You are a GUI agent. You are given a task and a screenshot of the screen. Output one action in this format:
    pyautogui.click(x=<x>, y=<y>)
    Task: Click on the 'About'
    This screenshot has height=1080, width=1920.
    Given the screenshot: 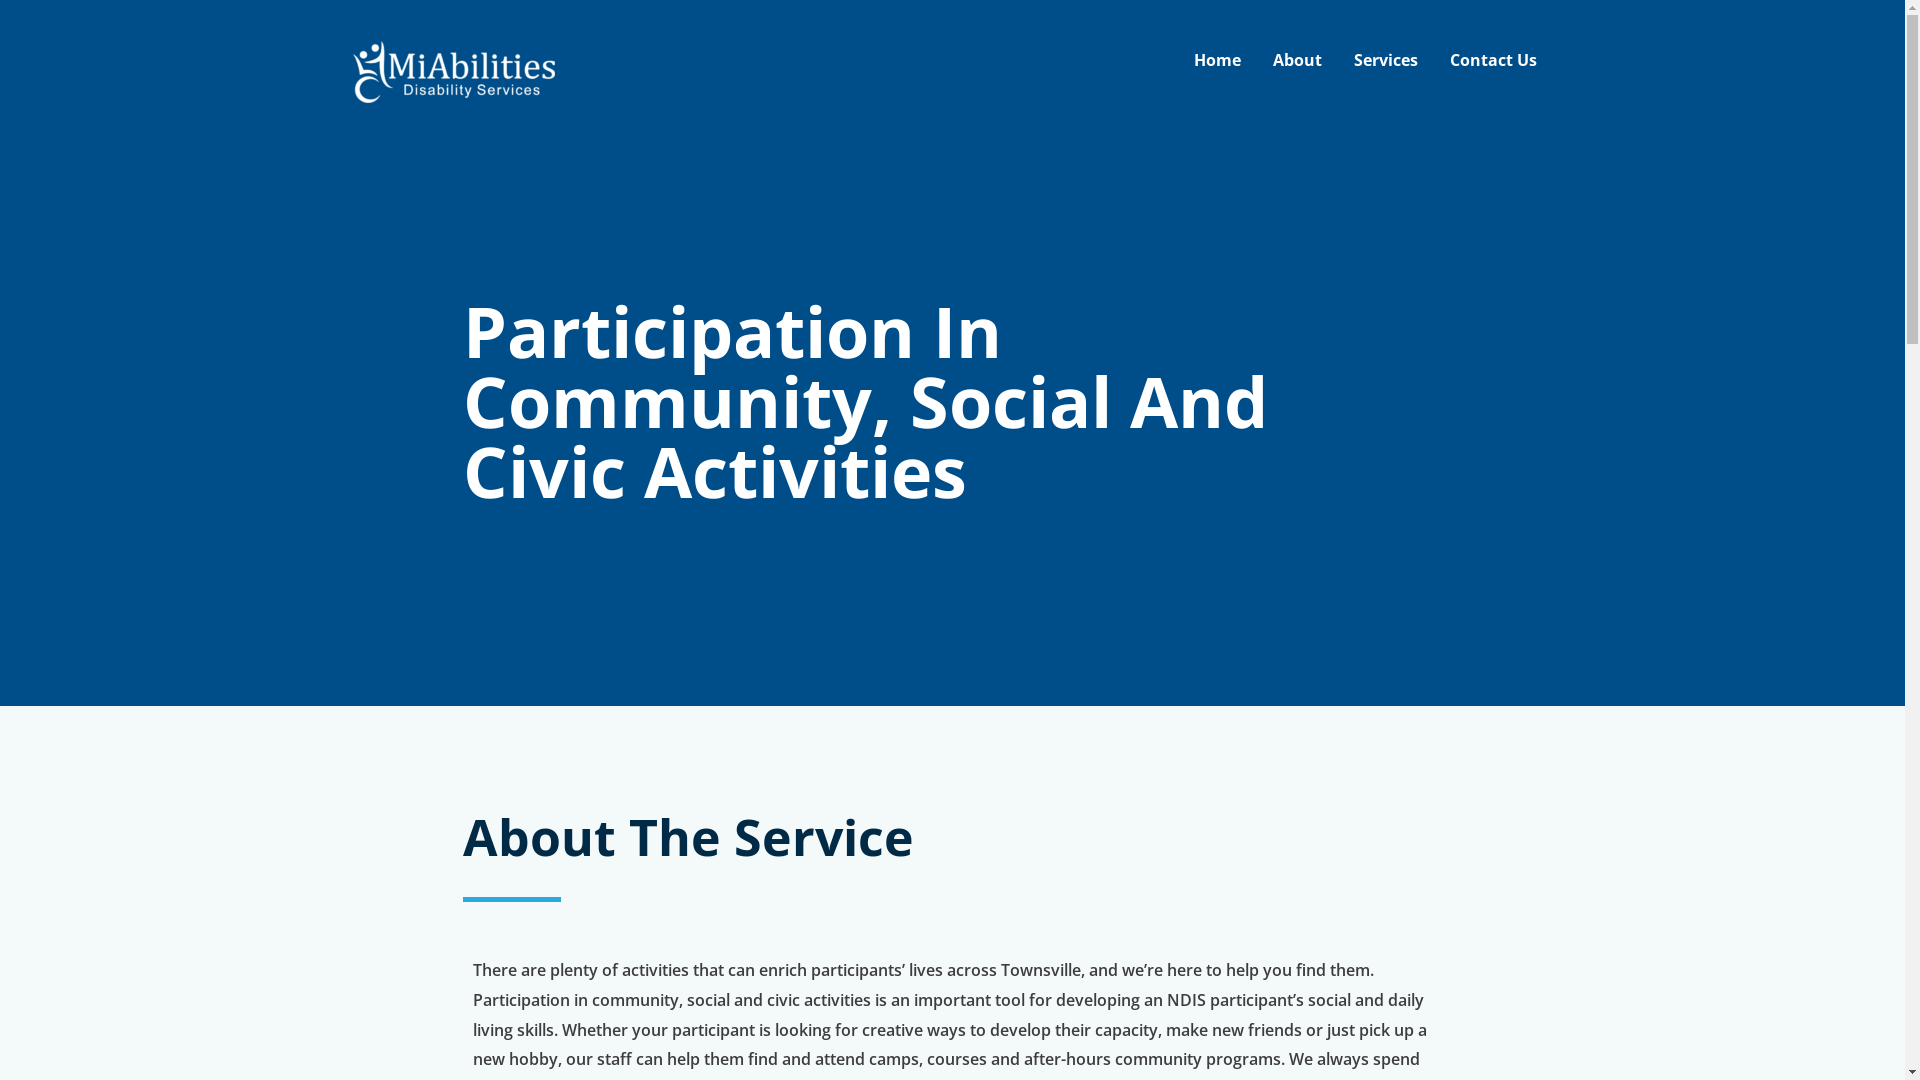 What is the action you would take?
    pyautogui.click(x=1296, y=59)
    